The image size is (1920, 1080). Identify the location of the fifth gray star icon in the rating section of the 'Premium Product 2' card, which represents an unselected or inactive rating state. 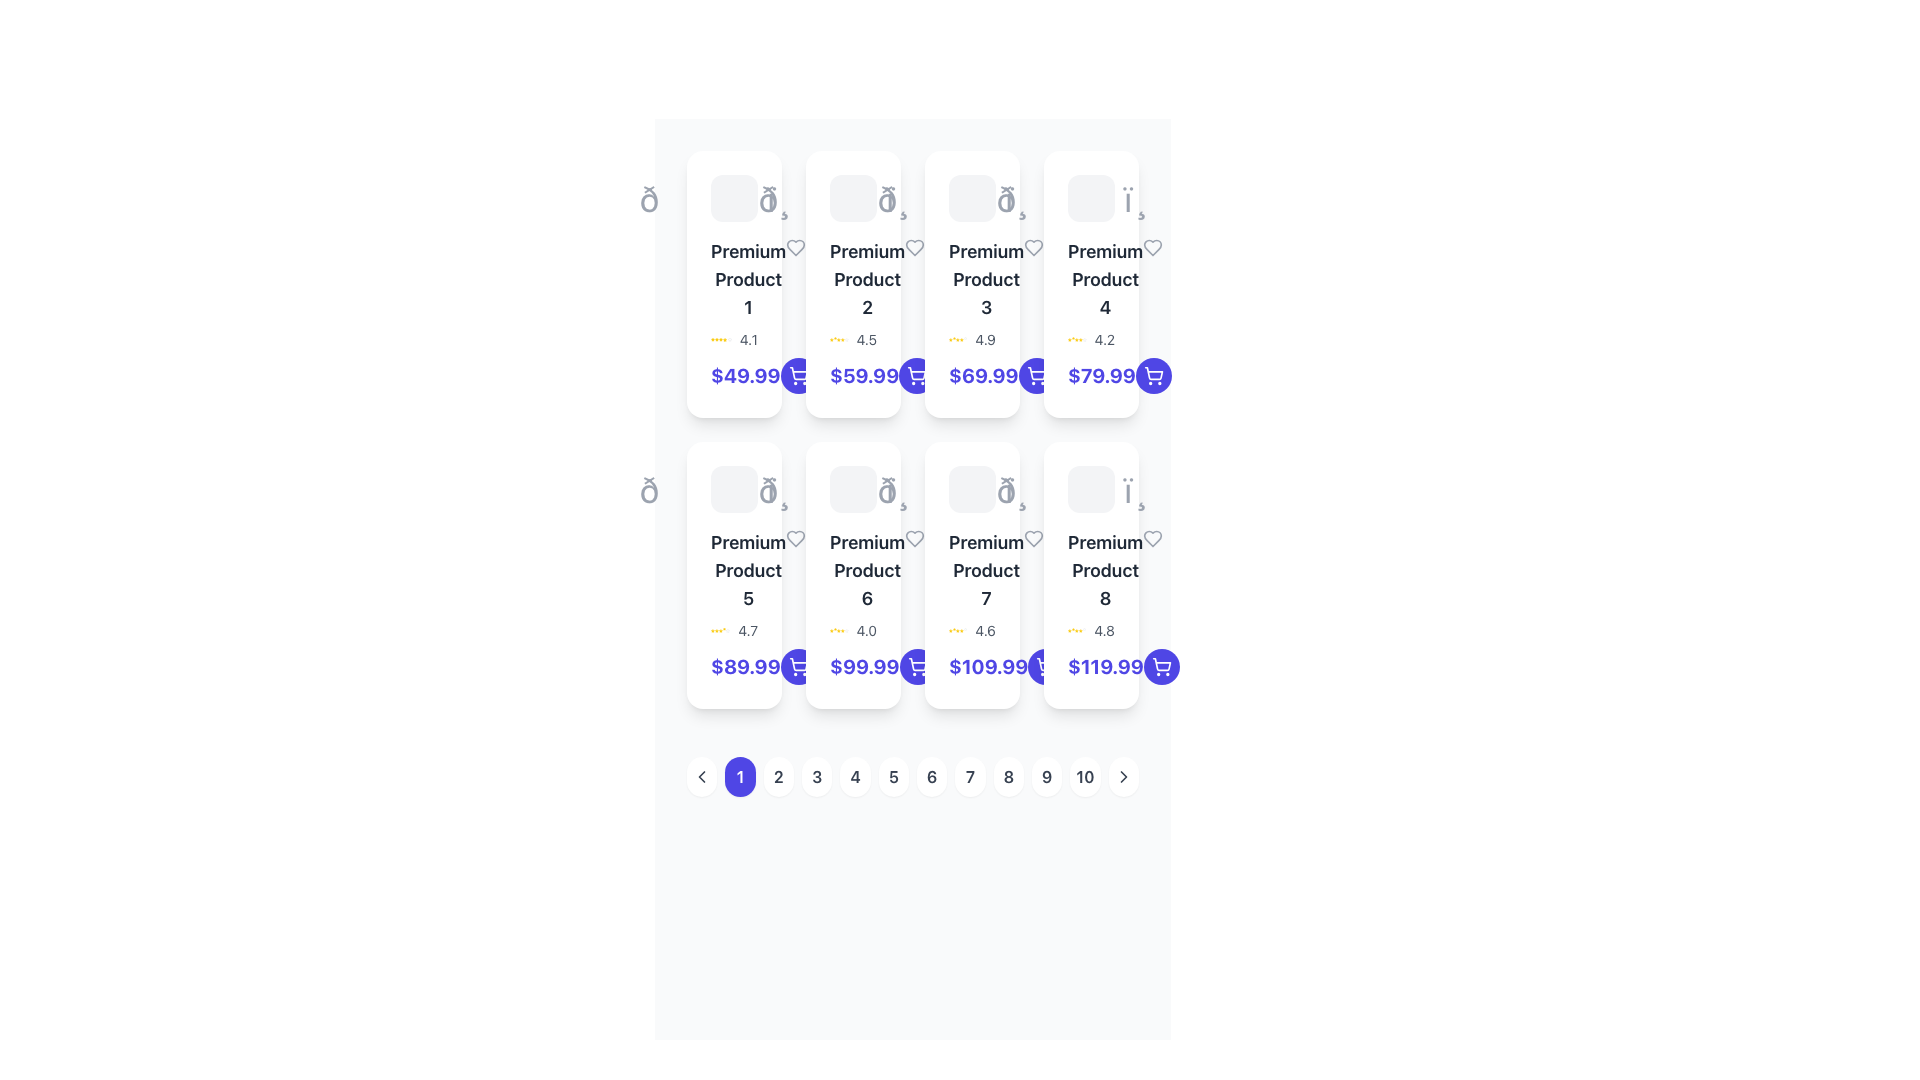
(846, 338).